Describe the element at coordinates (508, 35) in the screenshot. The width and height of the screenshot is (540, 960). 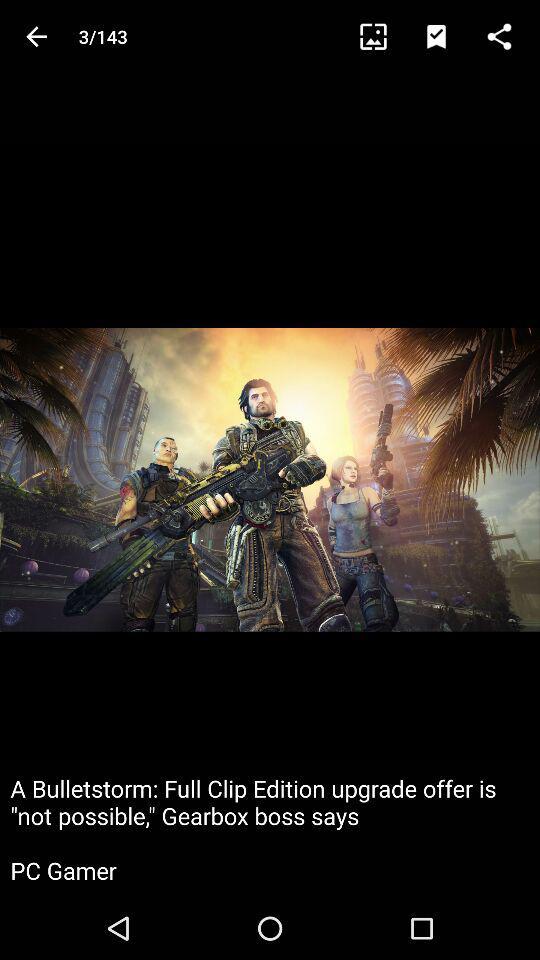
I see `share` at that location.